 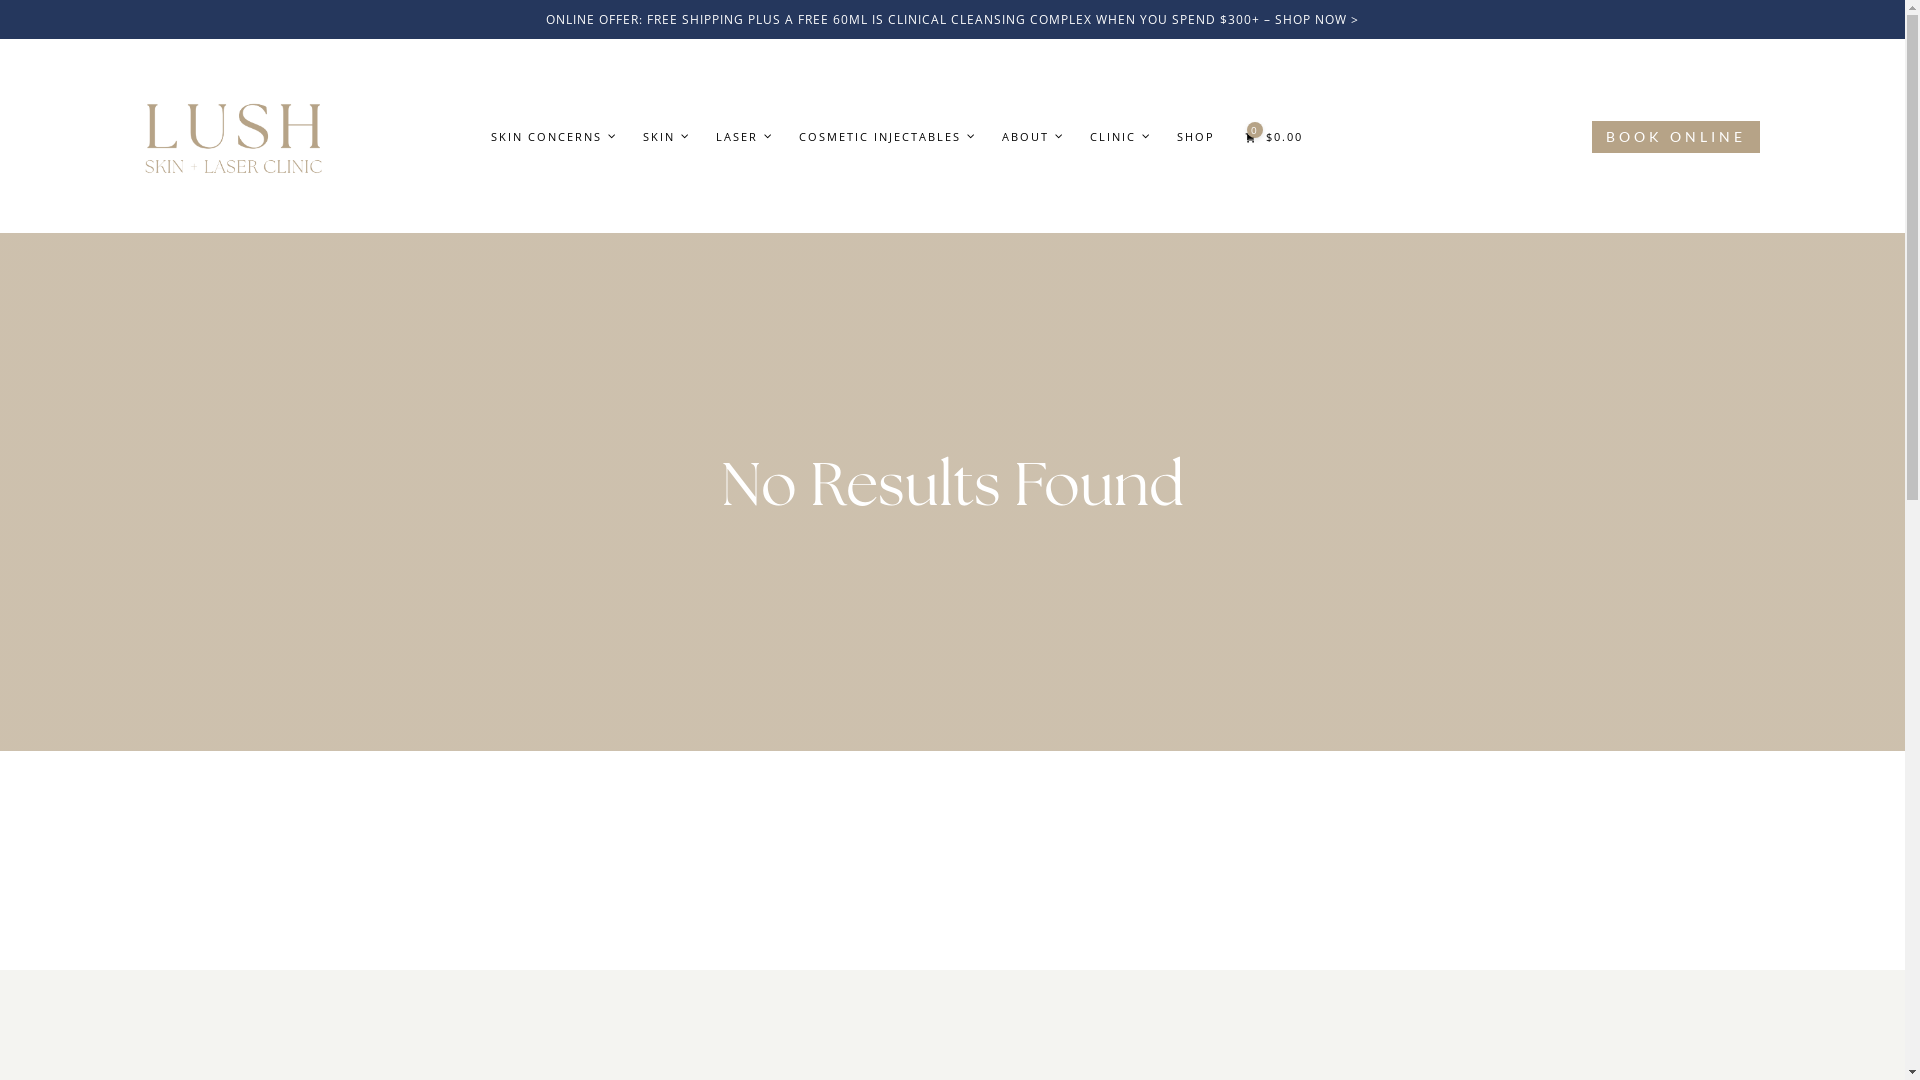 What do you see at coordinates (1591, 136) in the screenshot?
I see `'BOOK ONLINE'` at bounding box center [1591, 136].